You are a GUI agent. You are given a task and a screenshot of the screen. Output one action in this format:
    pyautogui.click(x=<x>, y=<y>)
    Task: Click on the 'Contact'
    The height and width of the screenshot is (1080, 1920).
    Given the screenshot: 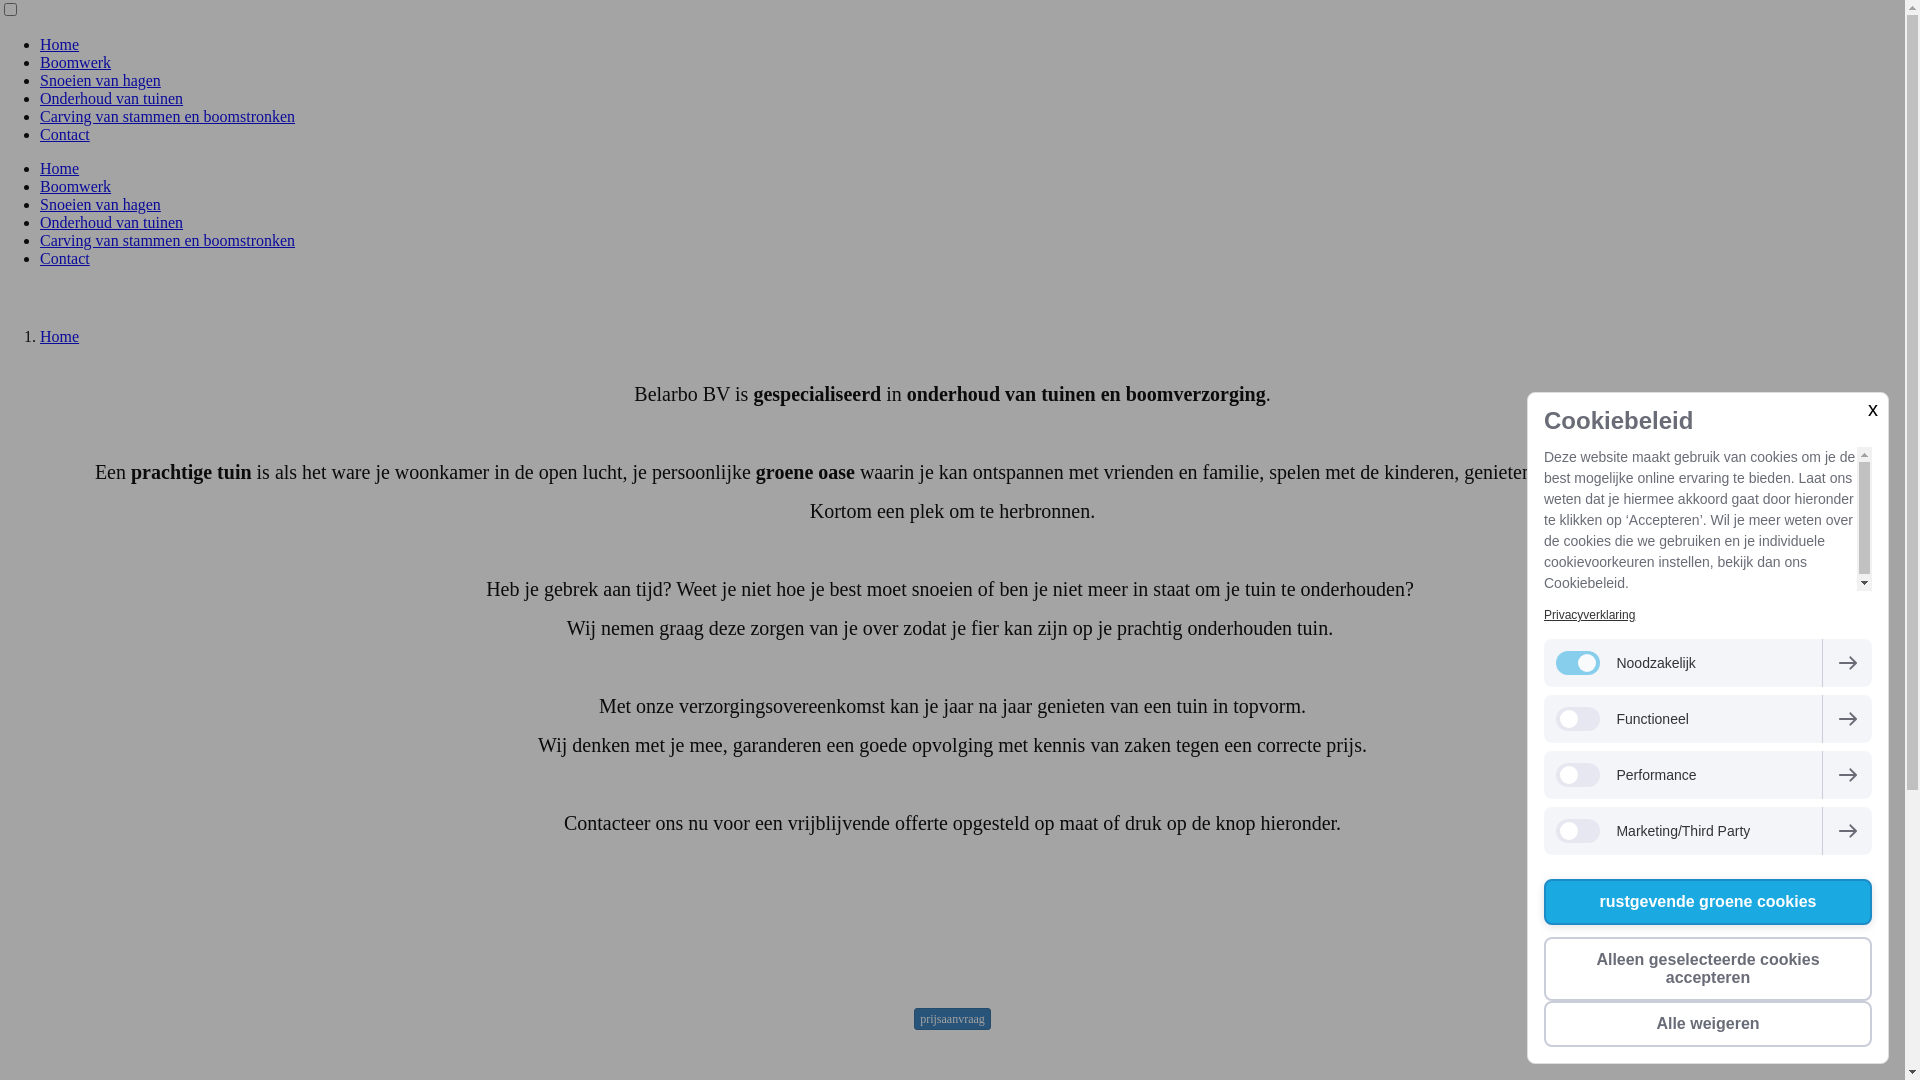 What is the action you would take?
    pyautogui.click(x=65, y=134)
    